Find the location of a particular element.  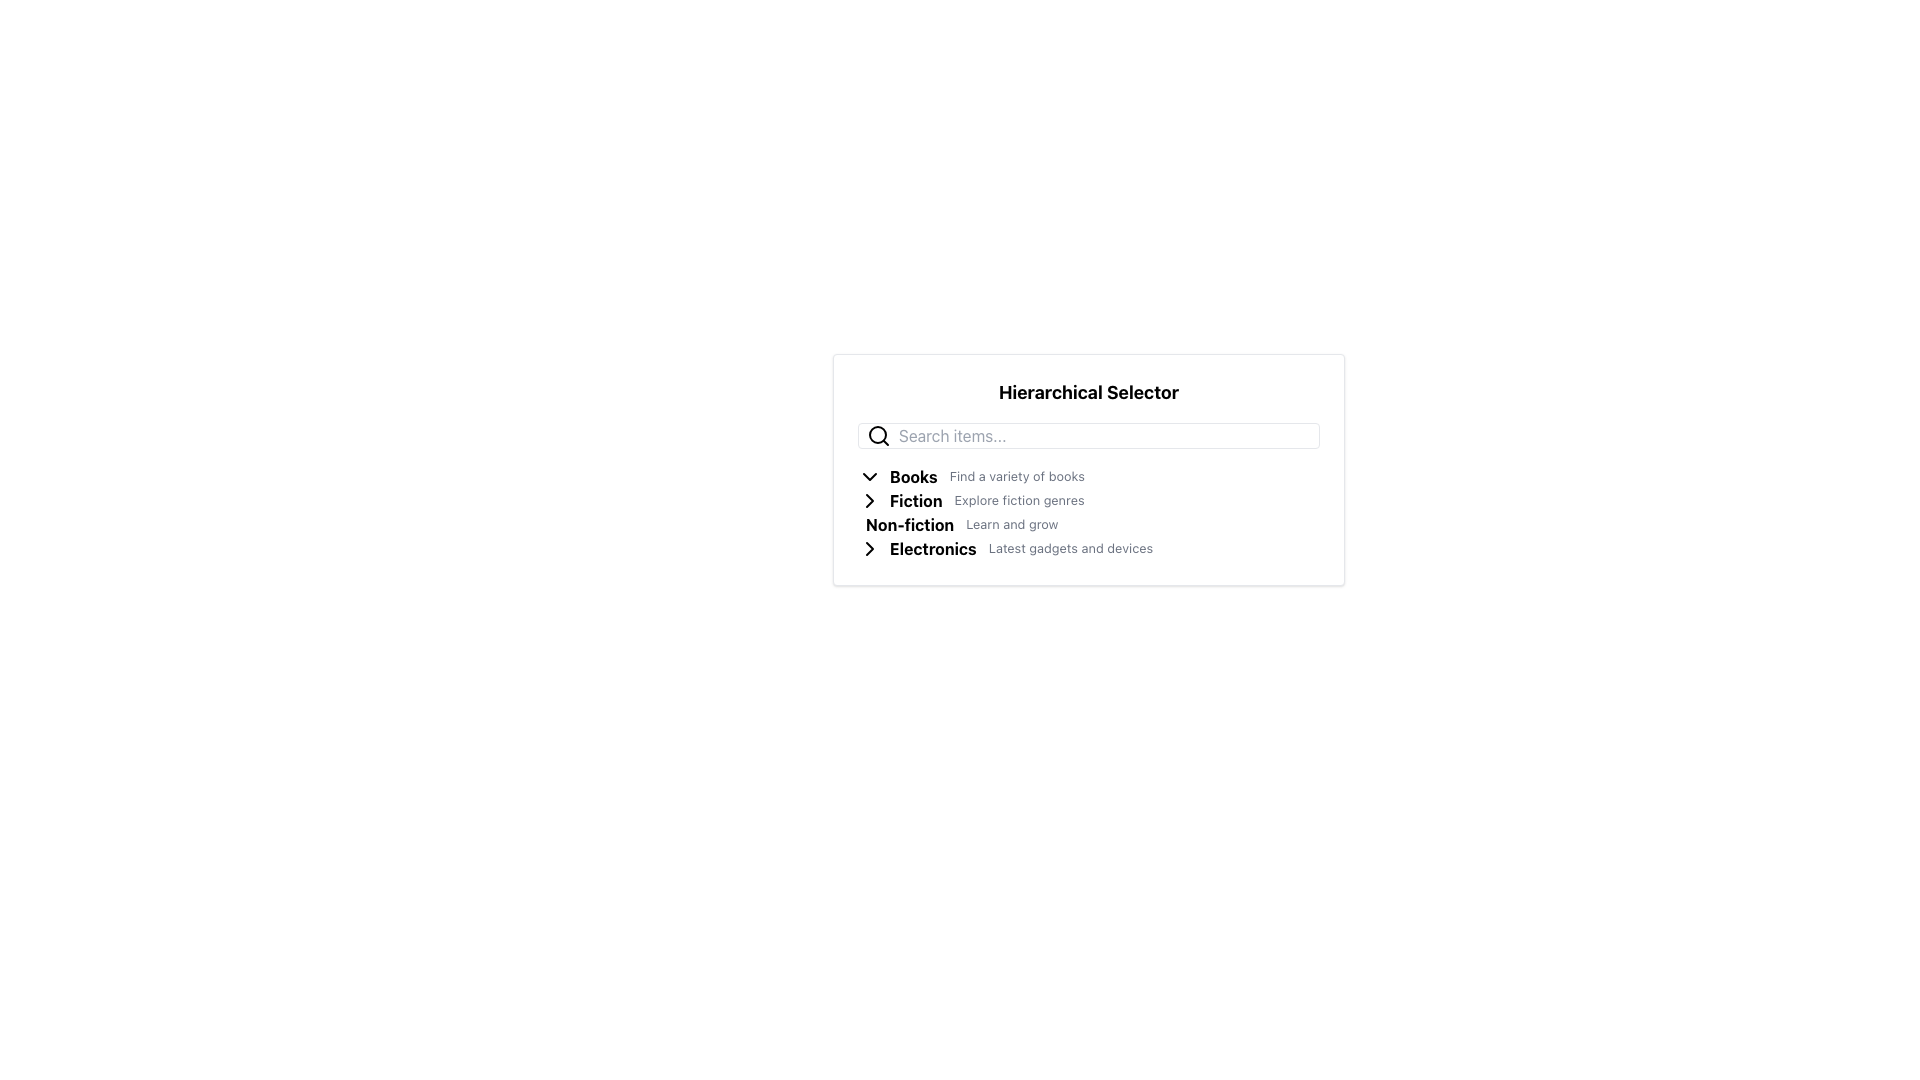

the 'Non-fiction' text label in the hierarchical selector is located at coordinates (909, 523).